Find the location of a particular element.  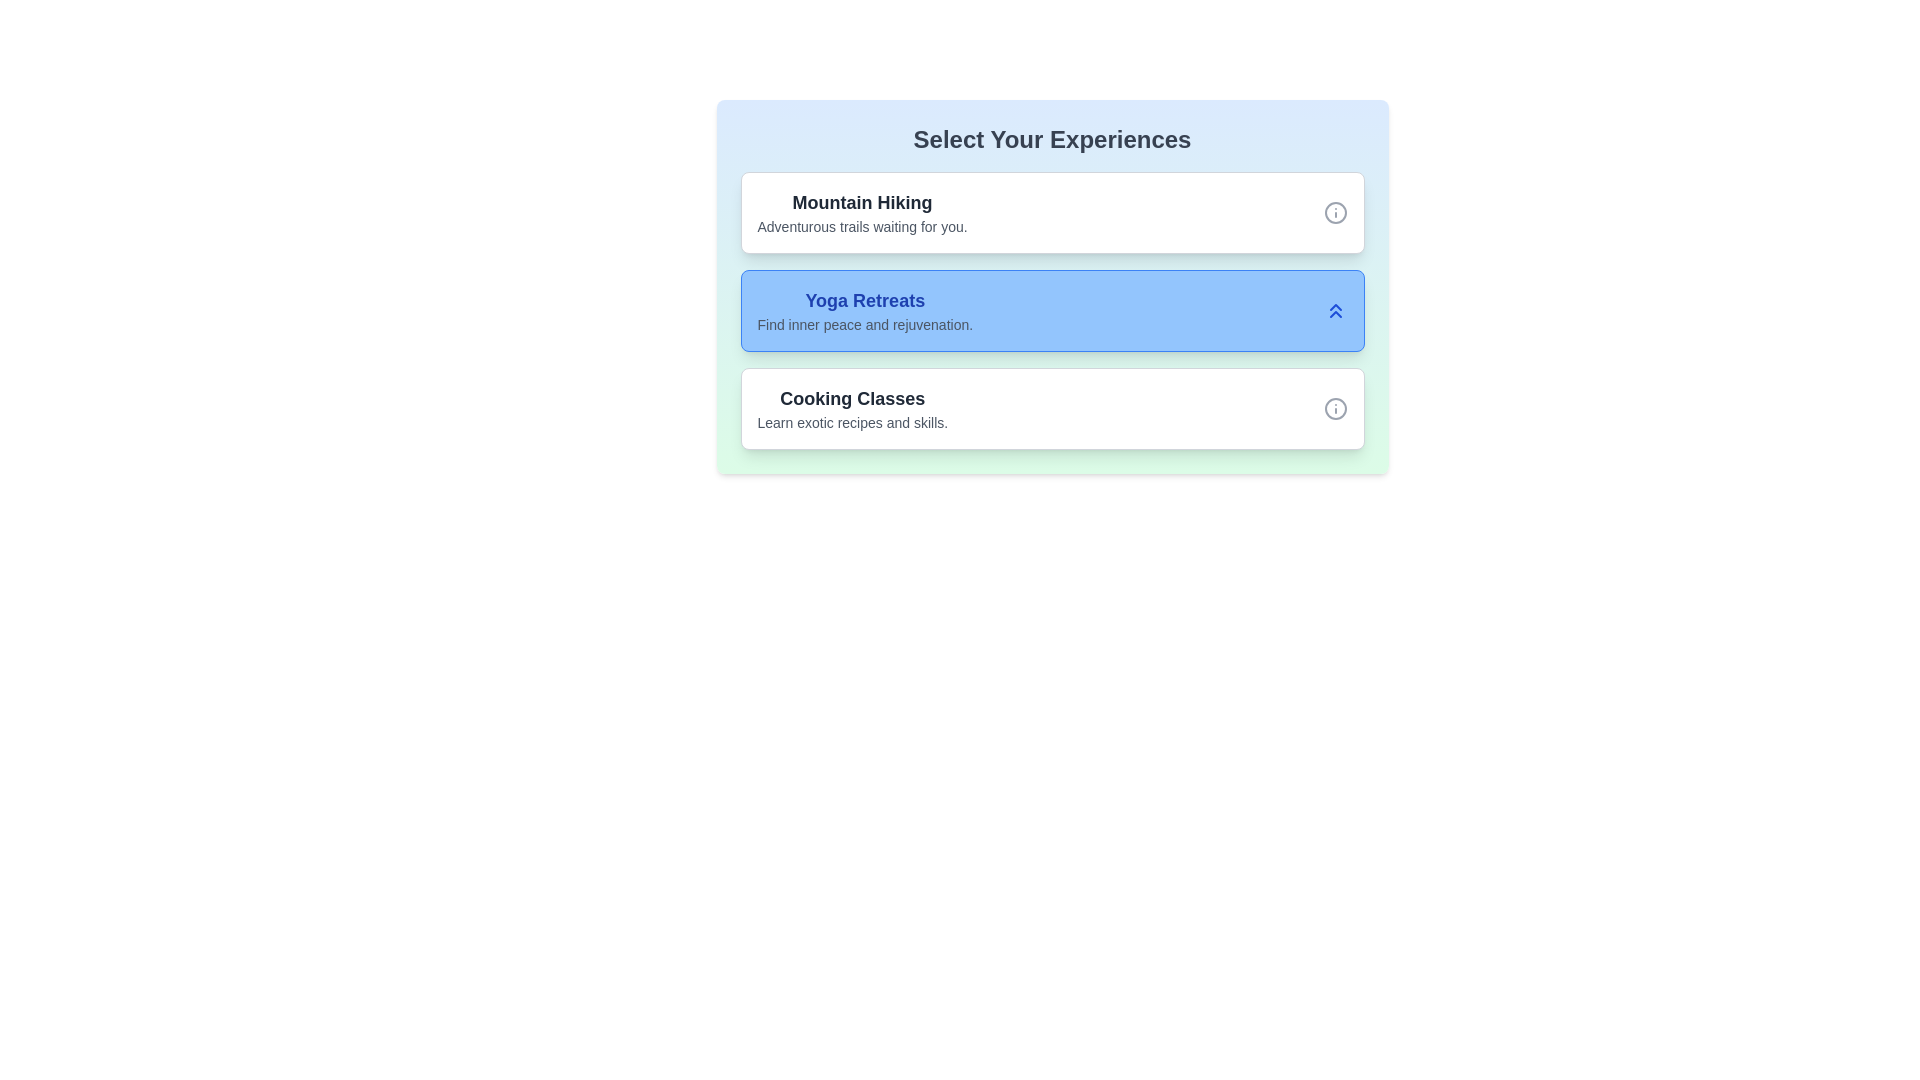

the info icon for the option Cooking Classes is located at coordinates (1335, 407).